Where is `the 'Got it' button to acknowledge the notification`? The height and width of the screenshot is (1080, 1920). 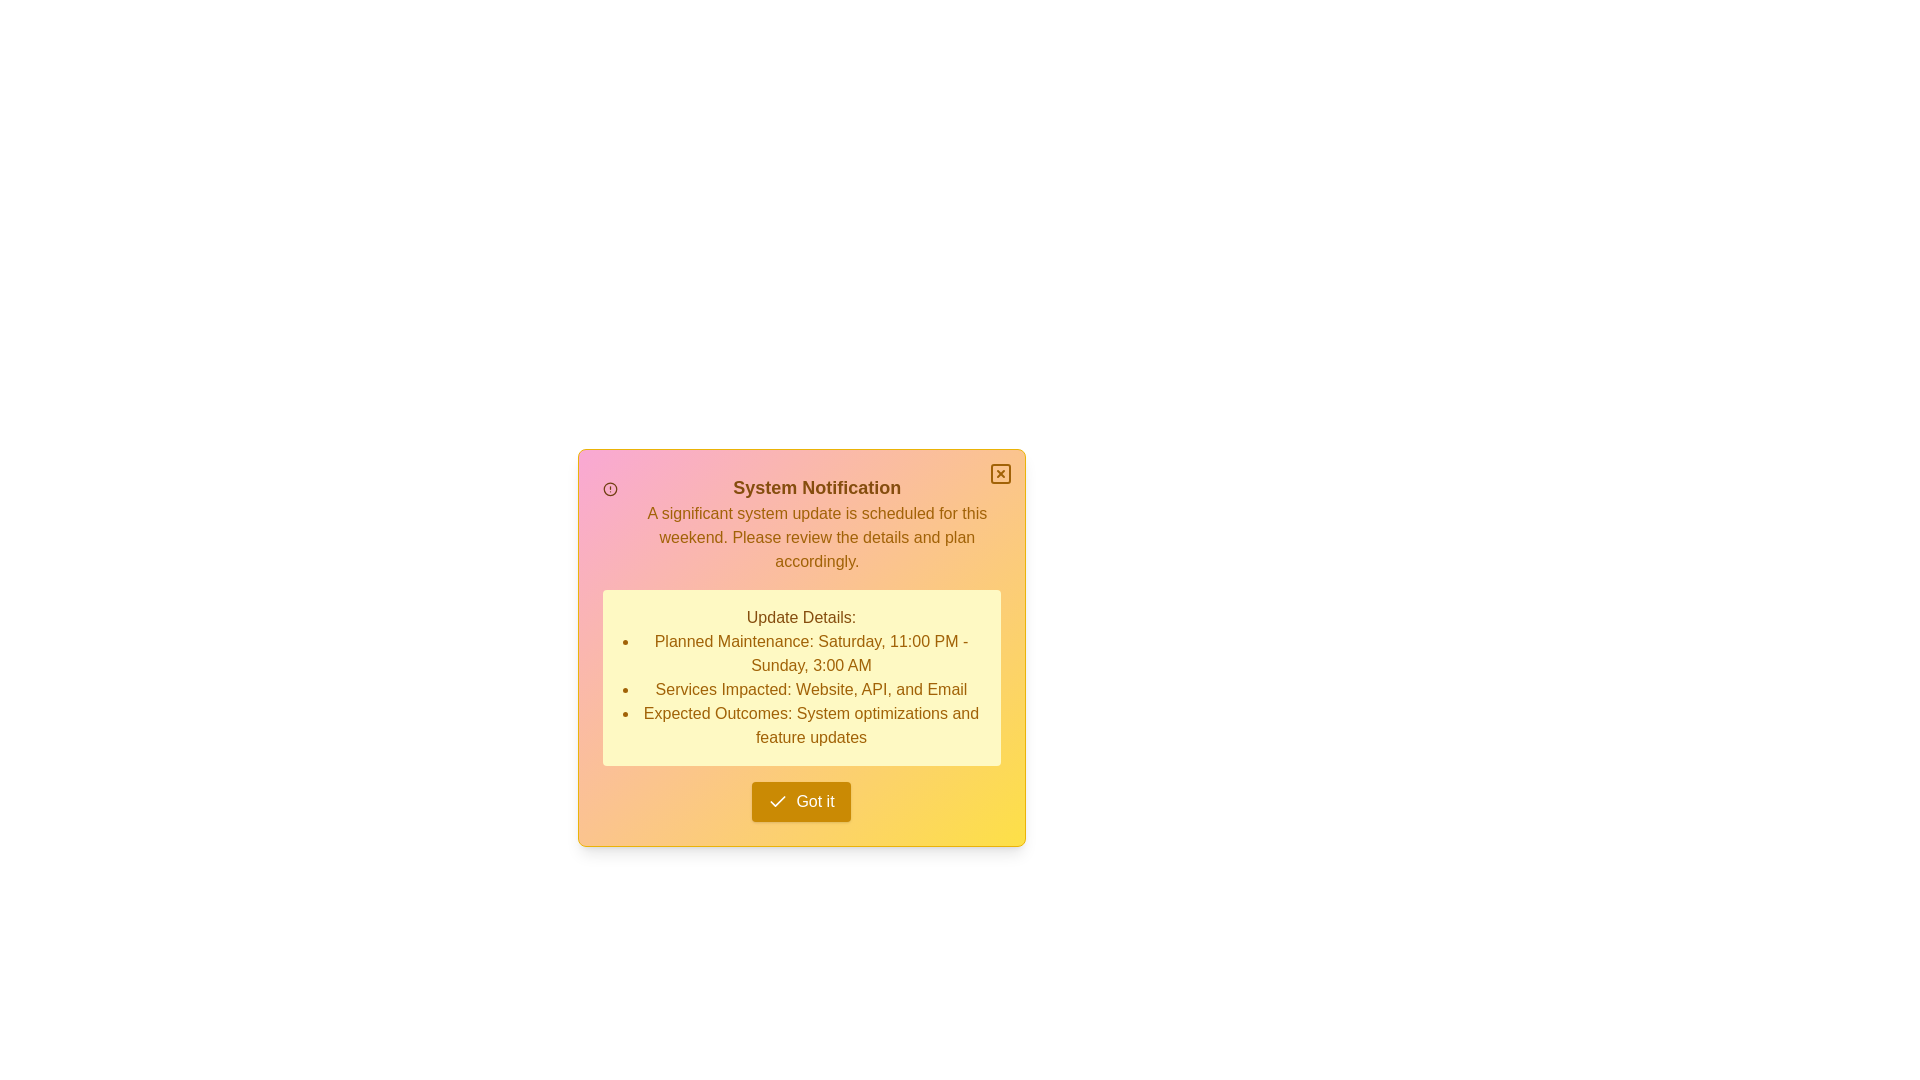
the 'Got it' button to acknowledge the notification is located at coordinates (801, 801).